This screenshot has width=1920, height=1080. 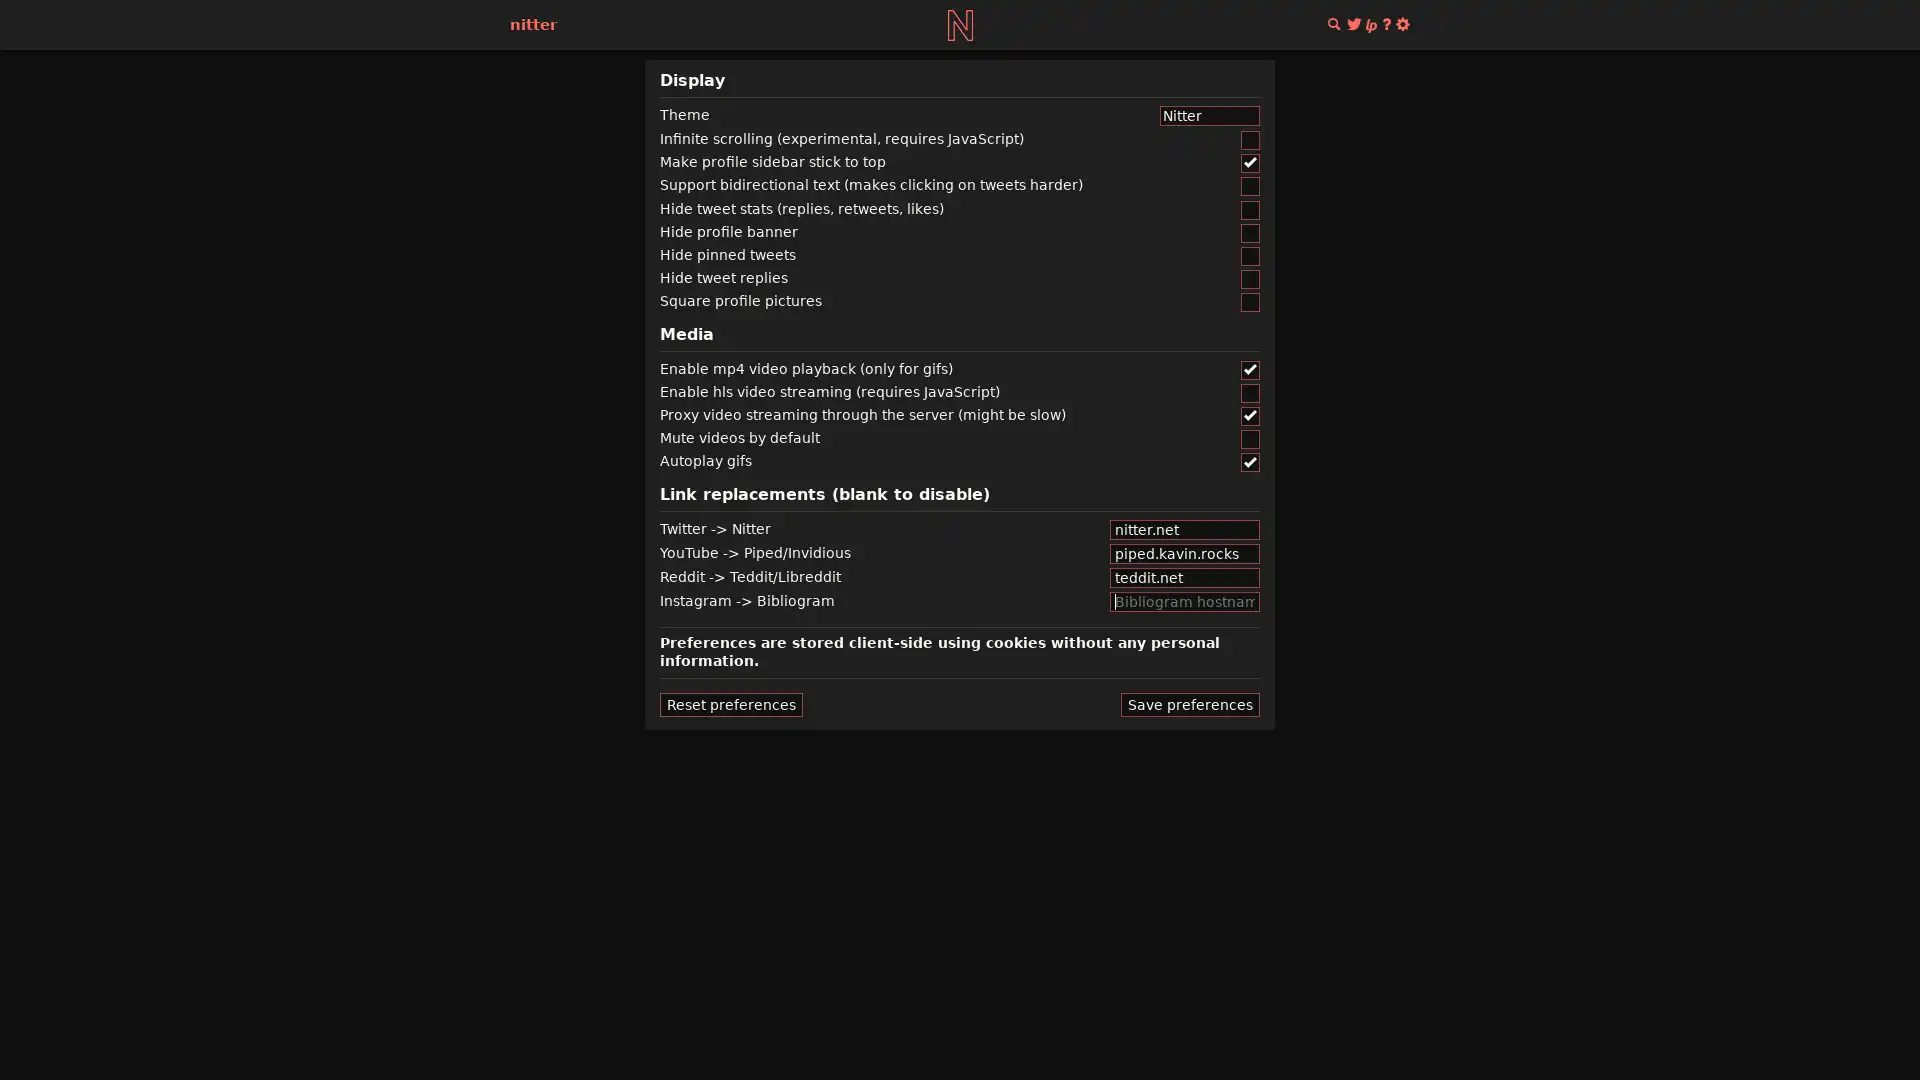 What do you see at coordinates (1190, 703) in the screenshot?
I see `Save preferences` at bounding box center [1190, 703].